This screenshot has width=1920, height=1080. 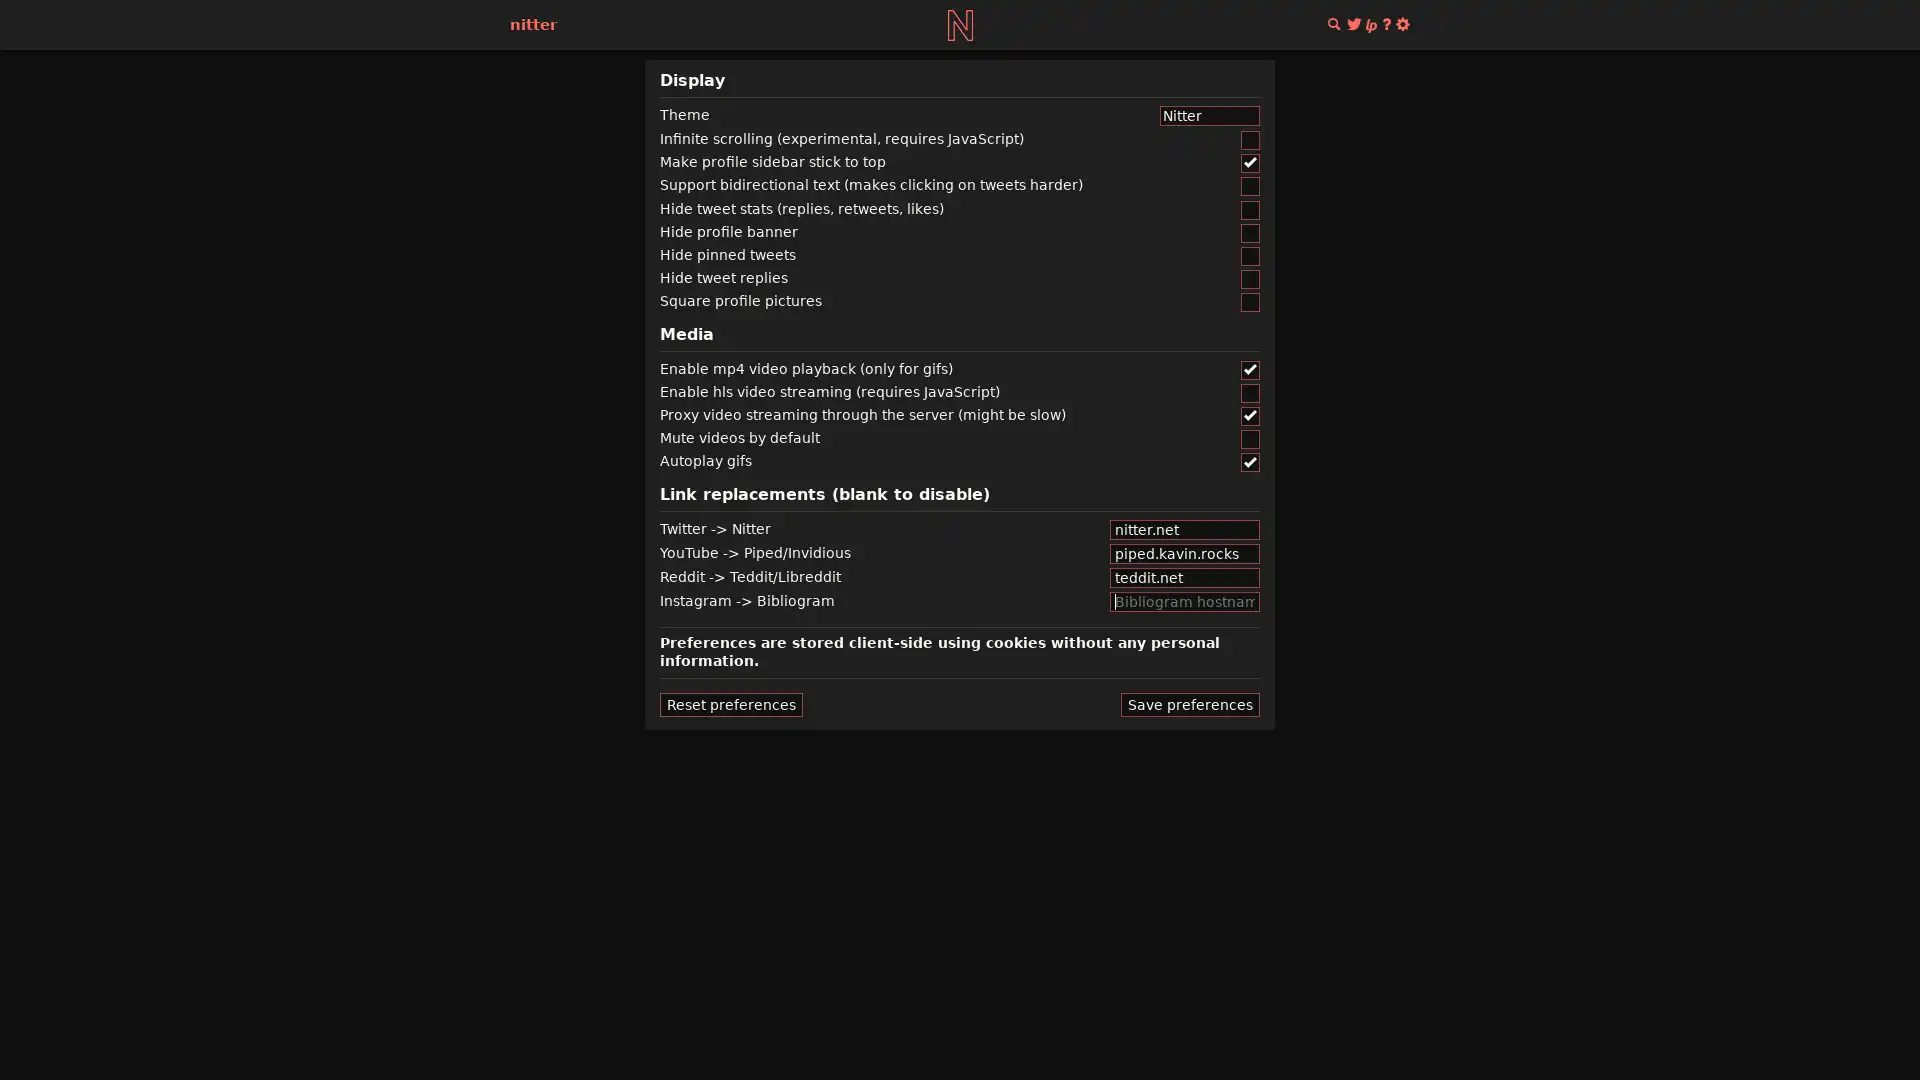 What do you see at coordinates (1190, 703) in the screenshot?
I see `Save preferences` at bounding box center [1190, 703].